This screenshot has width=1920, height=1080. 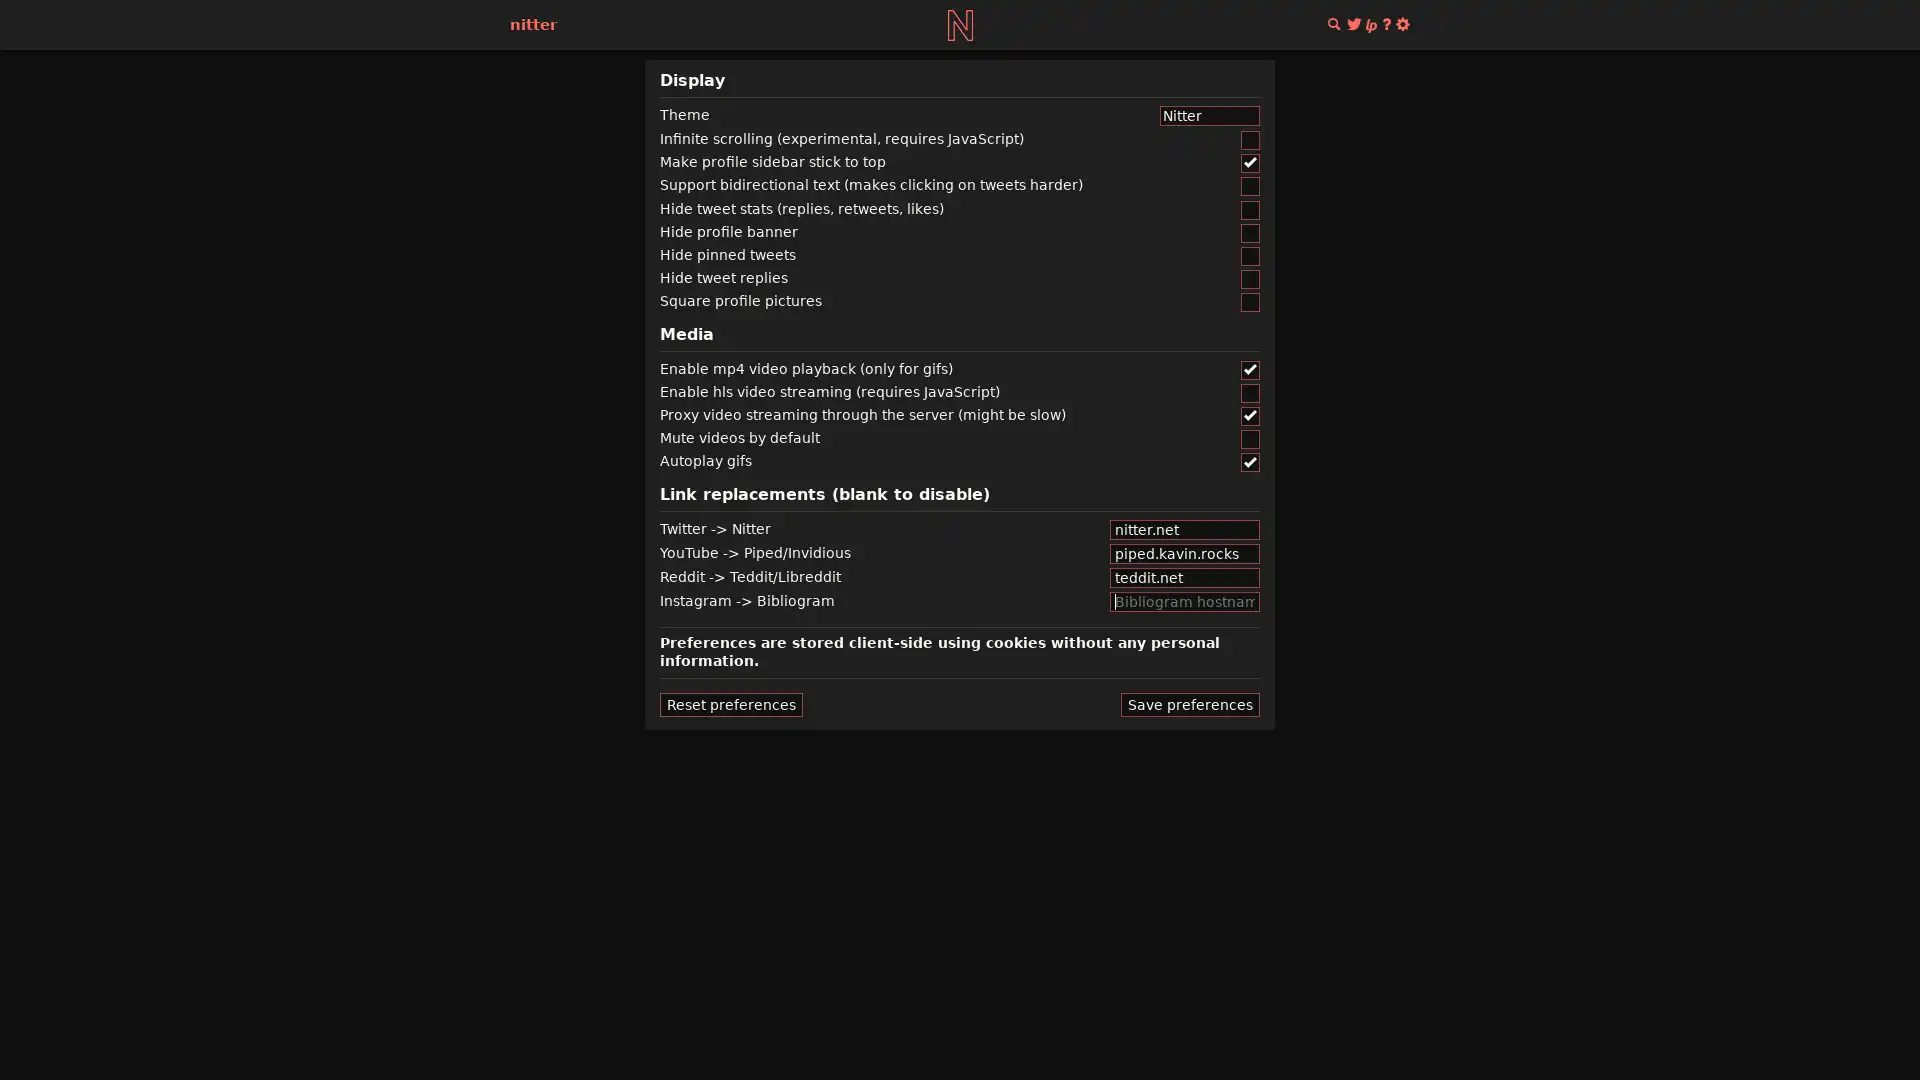 What do you see at coordinates (1190, 703) in the screenshot?
I see `Save preferences` at bounding box center [1190, 703].